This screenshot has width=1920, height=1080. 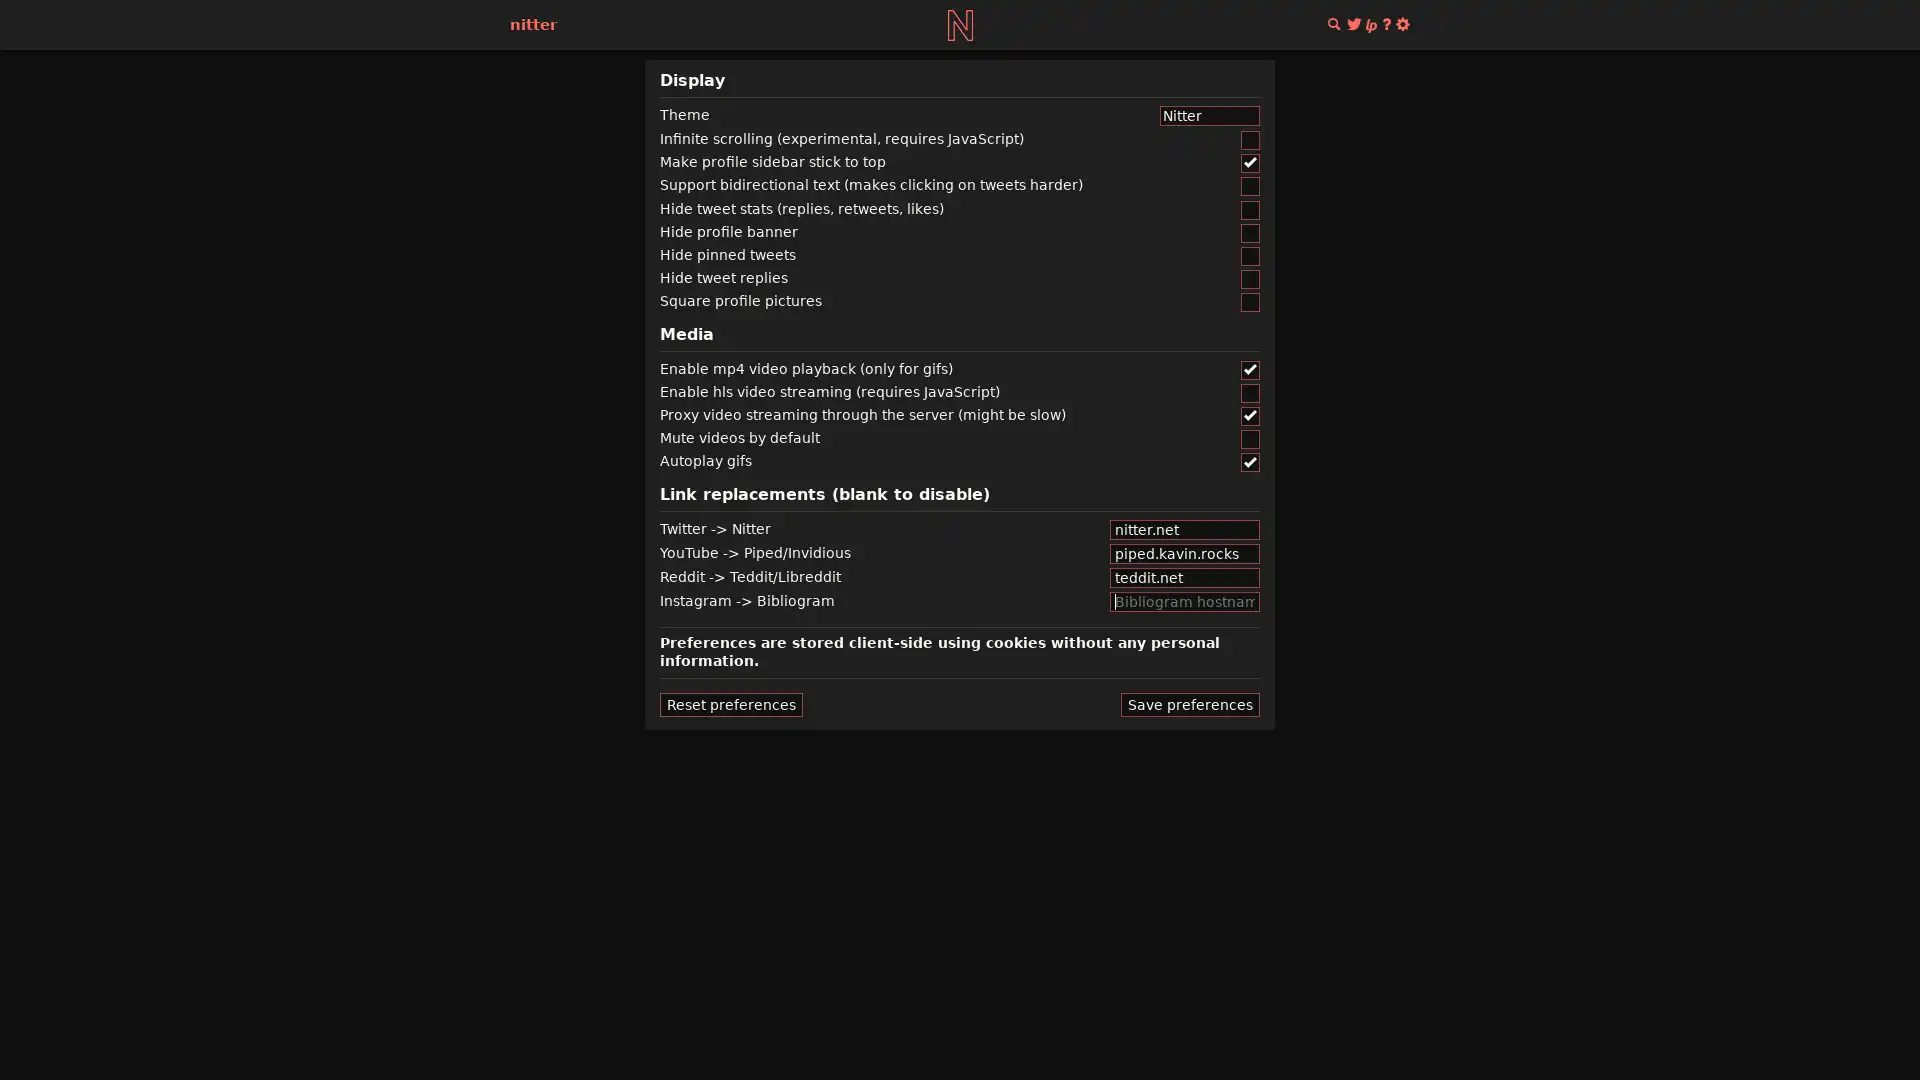 What do you see at coordinates (1190, 703) in the screenshot?
I see `Save preferences` at bounding box center [1190, 703].